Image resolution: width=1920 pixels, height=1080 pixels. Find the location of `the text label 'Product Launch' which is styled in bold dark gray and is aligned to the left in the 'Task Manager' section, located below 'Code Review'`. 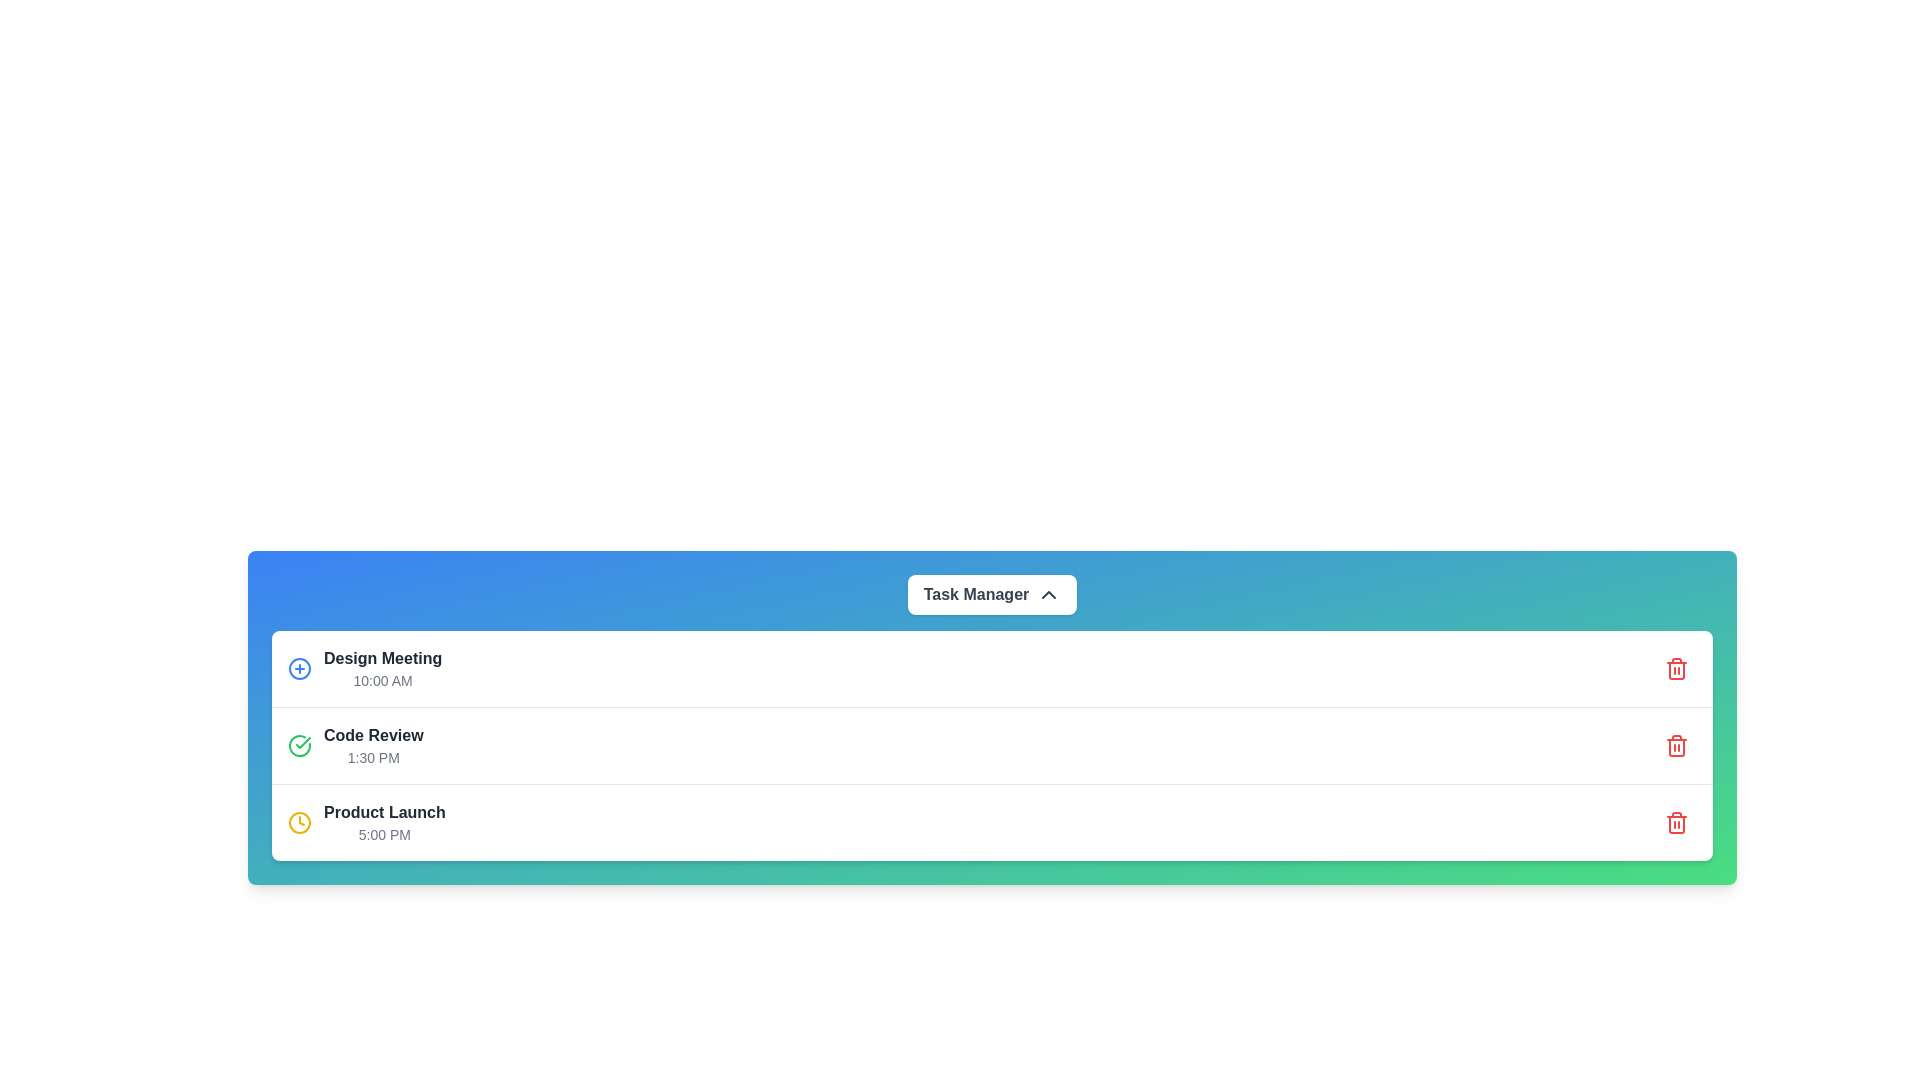

the text label 'Product Launch' which is styled in bold dark gray and is aligned to the left in the 'Task Manager' section, located below 'Code Review' is located at coordinates (384, 813).